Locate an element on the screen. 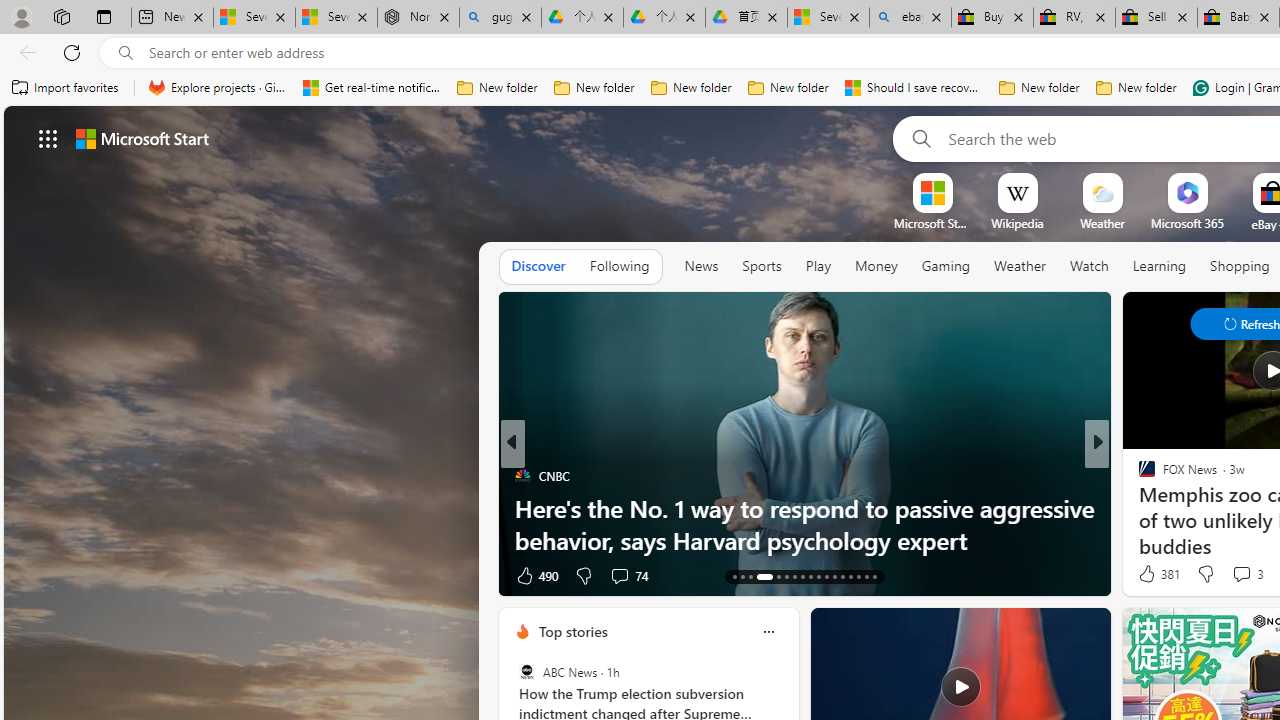 The height and width of the screenshot is (720, 1280). 'Sports' is located at coordinates (760, 265).